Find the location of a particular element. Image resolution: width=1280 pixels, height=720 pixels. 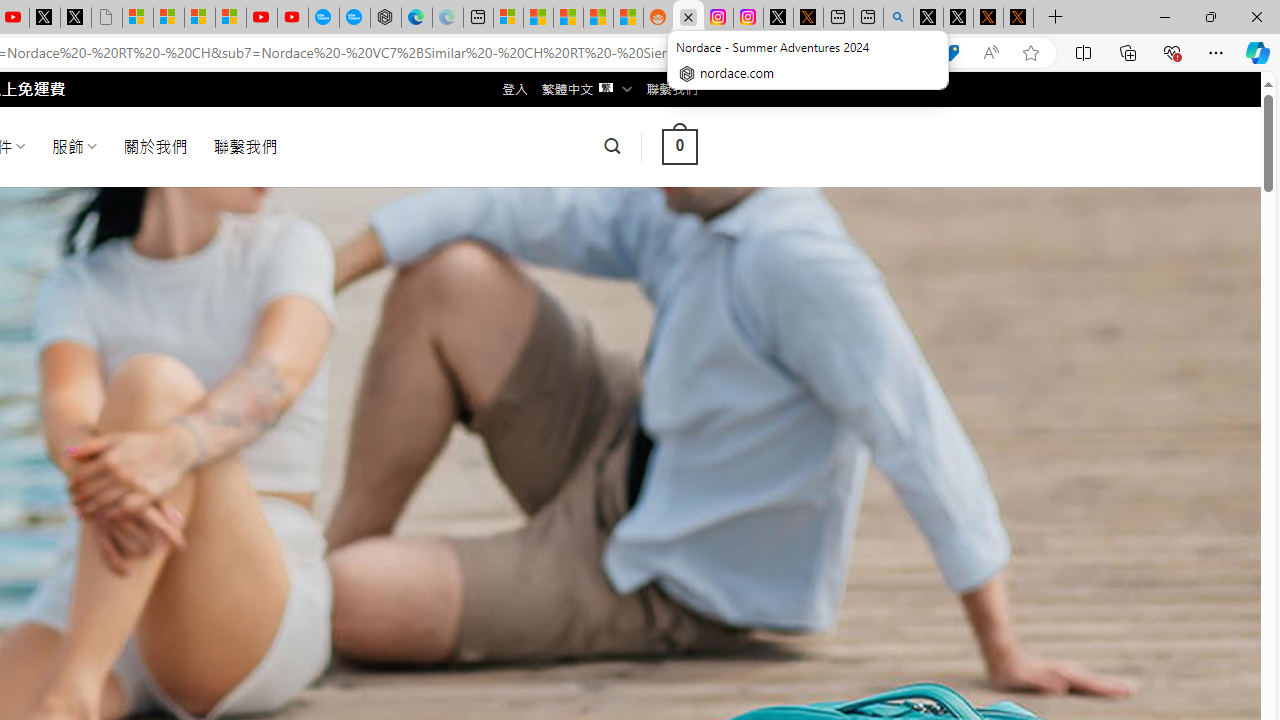

'Settings and more (Alt+F)' is located at coordinates (1215, 51).